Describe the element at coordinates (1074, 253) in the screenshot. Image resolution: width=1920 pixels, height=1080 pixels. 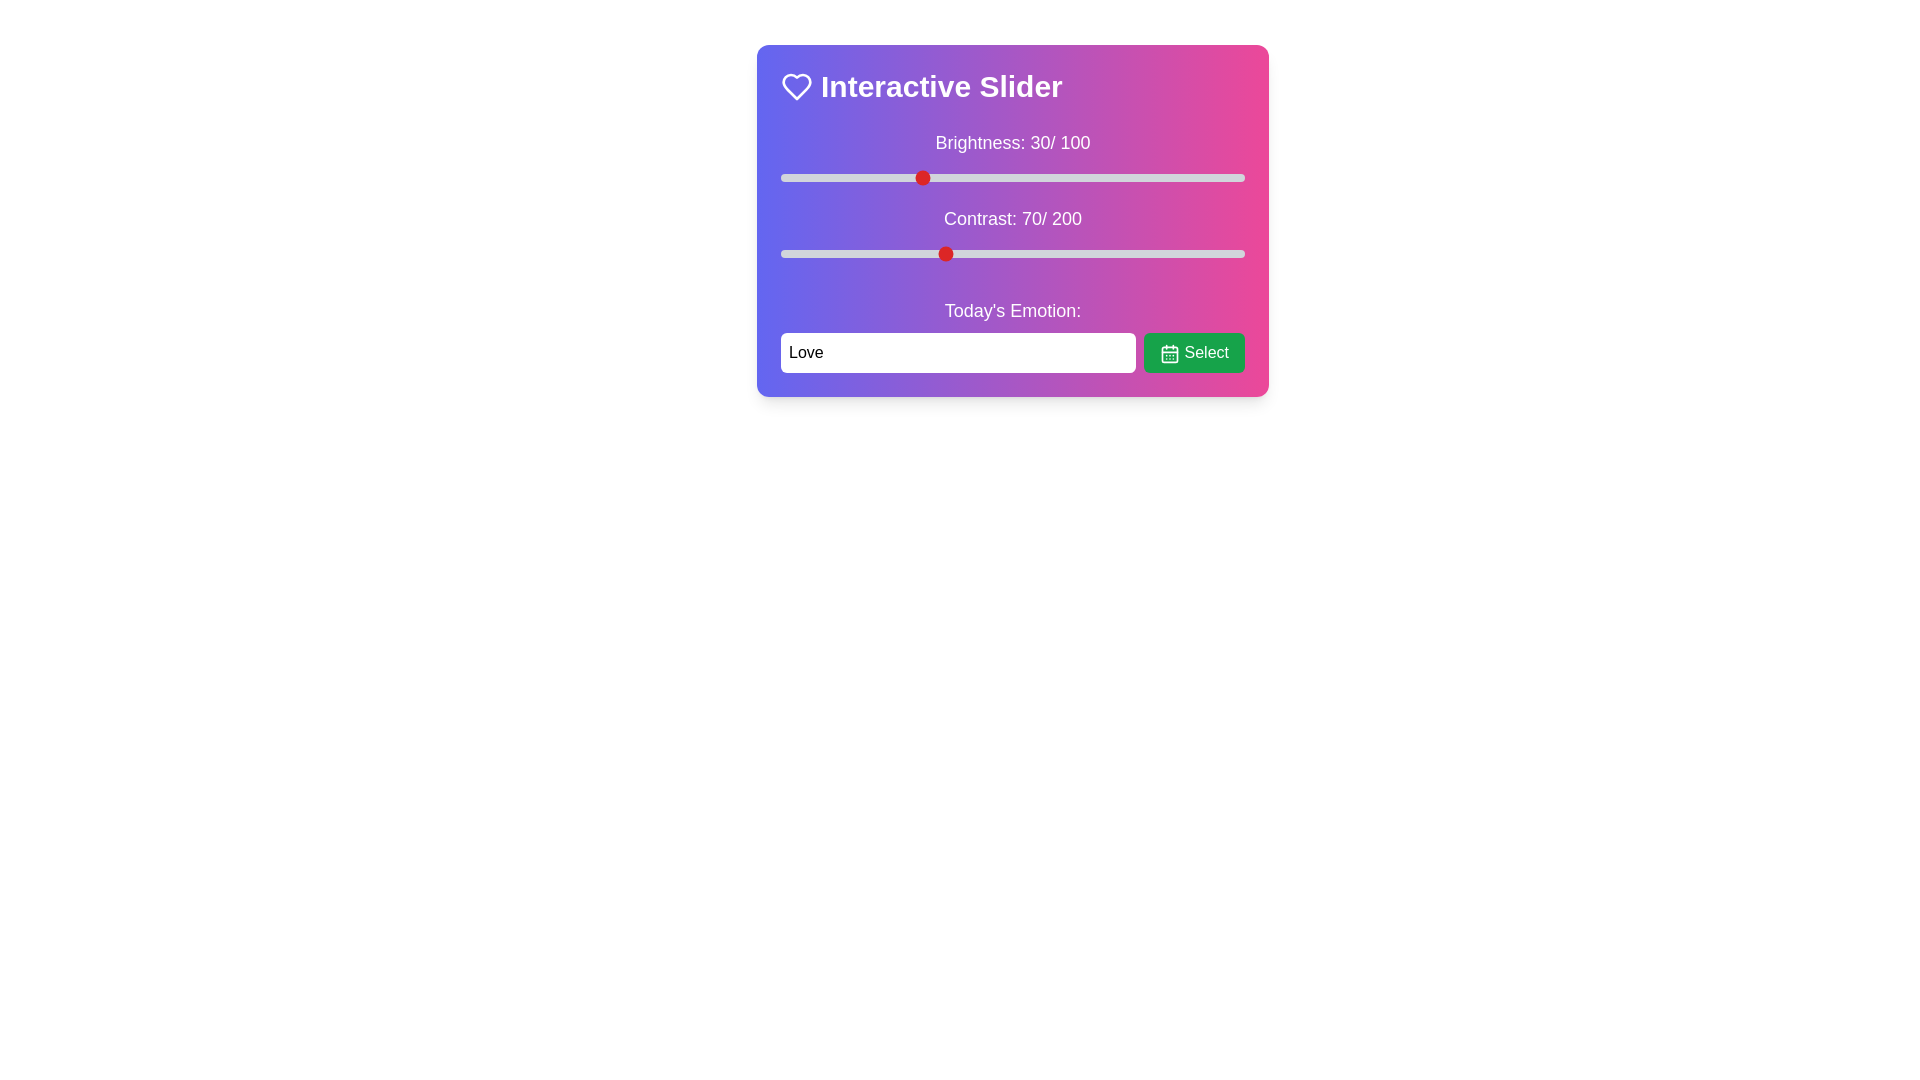
I see `the contrast slider to 127` at that location.